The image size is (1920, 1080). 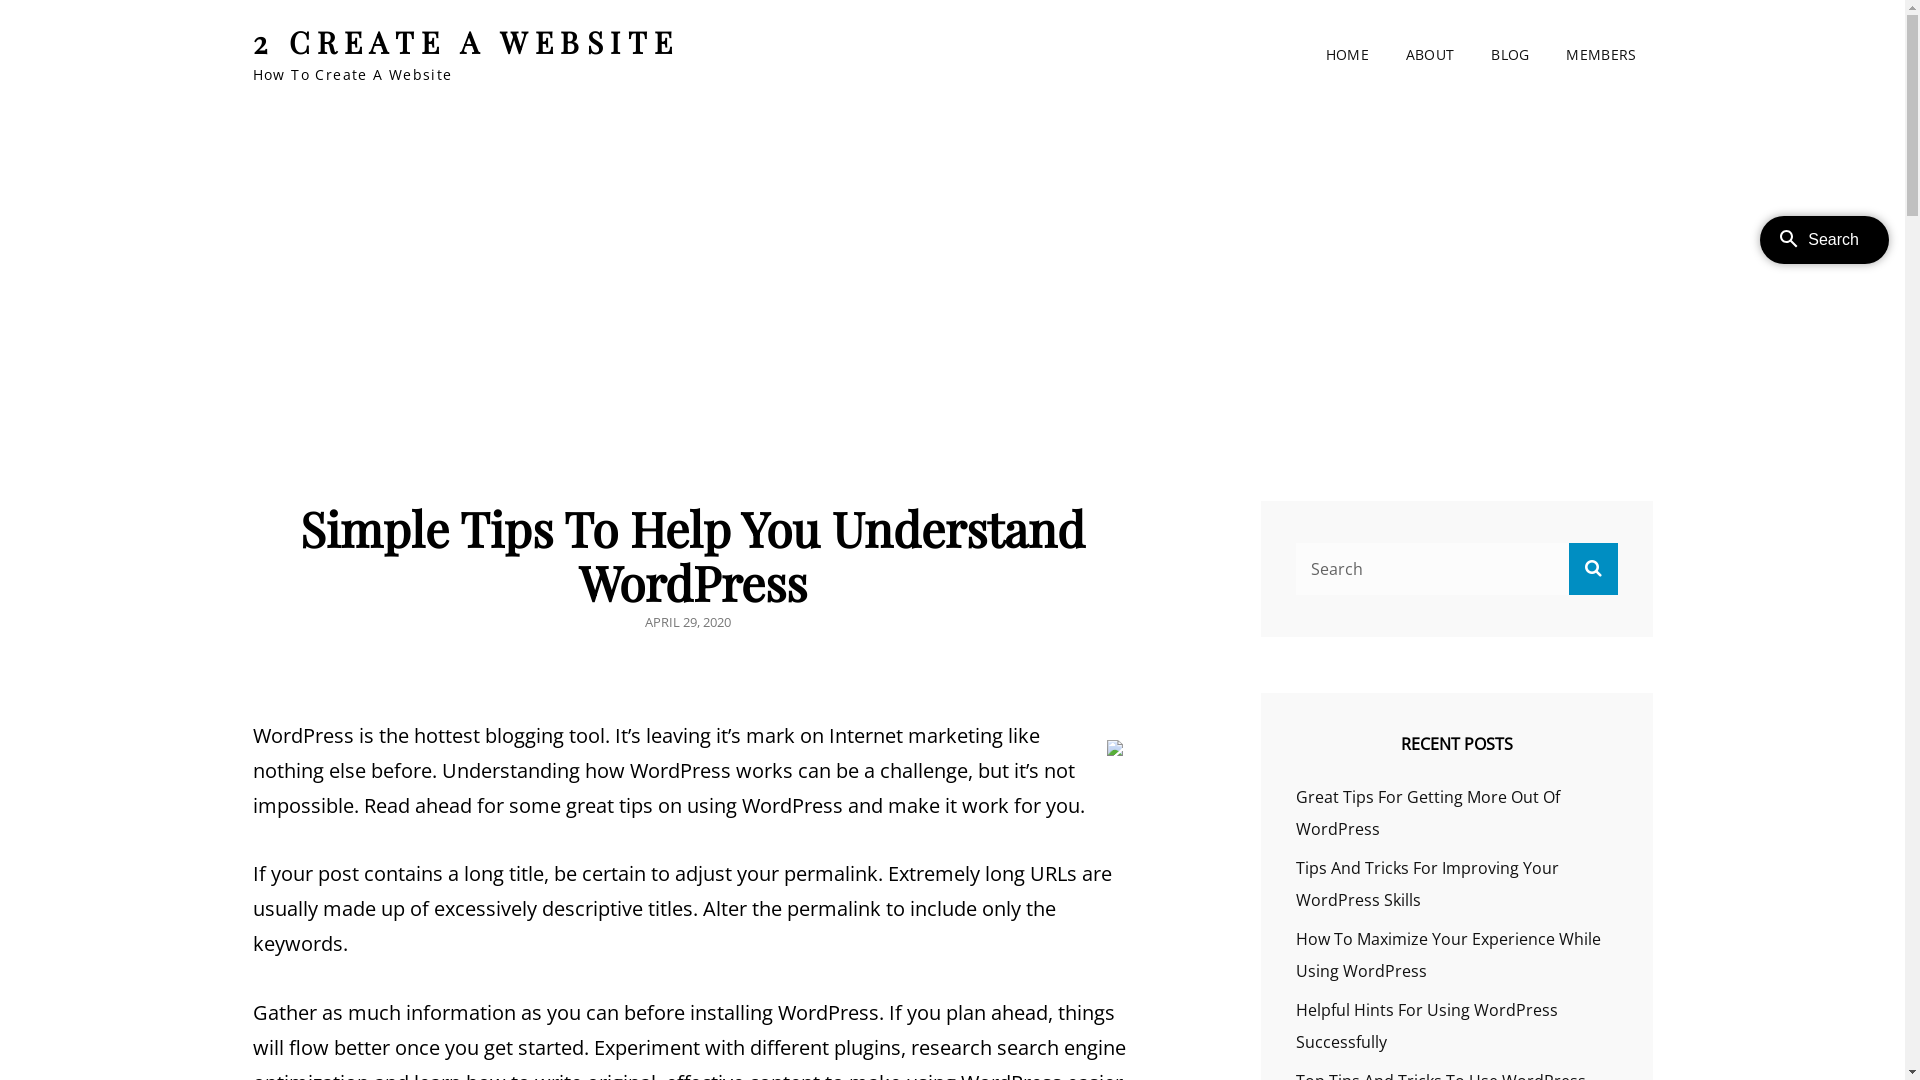 I want to click on 'Search', so click(x=1591, y=567).